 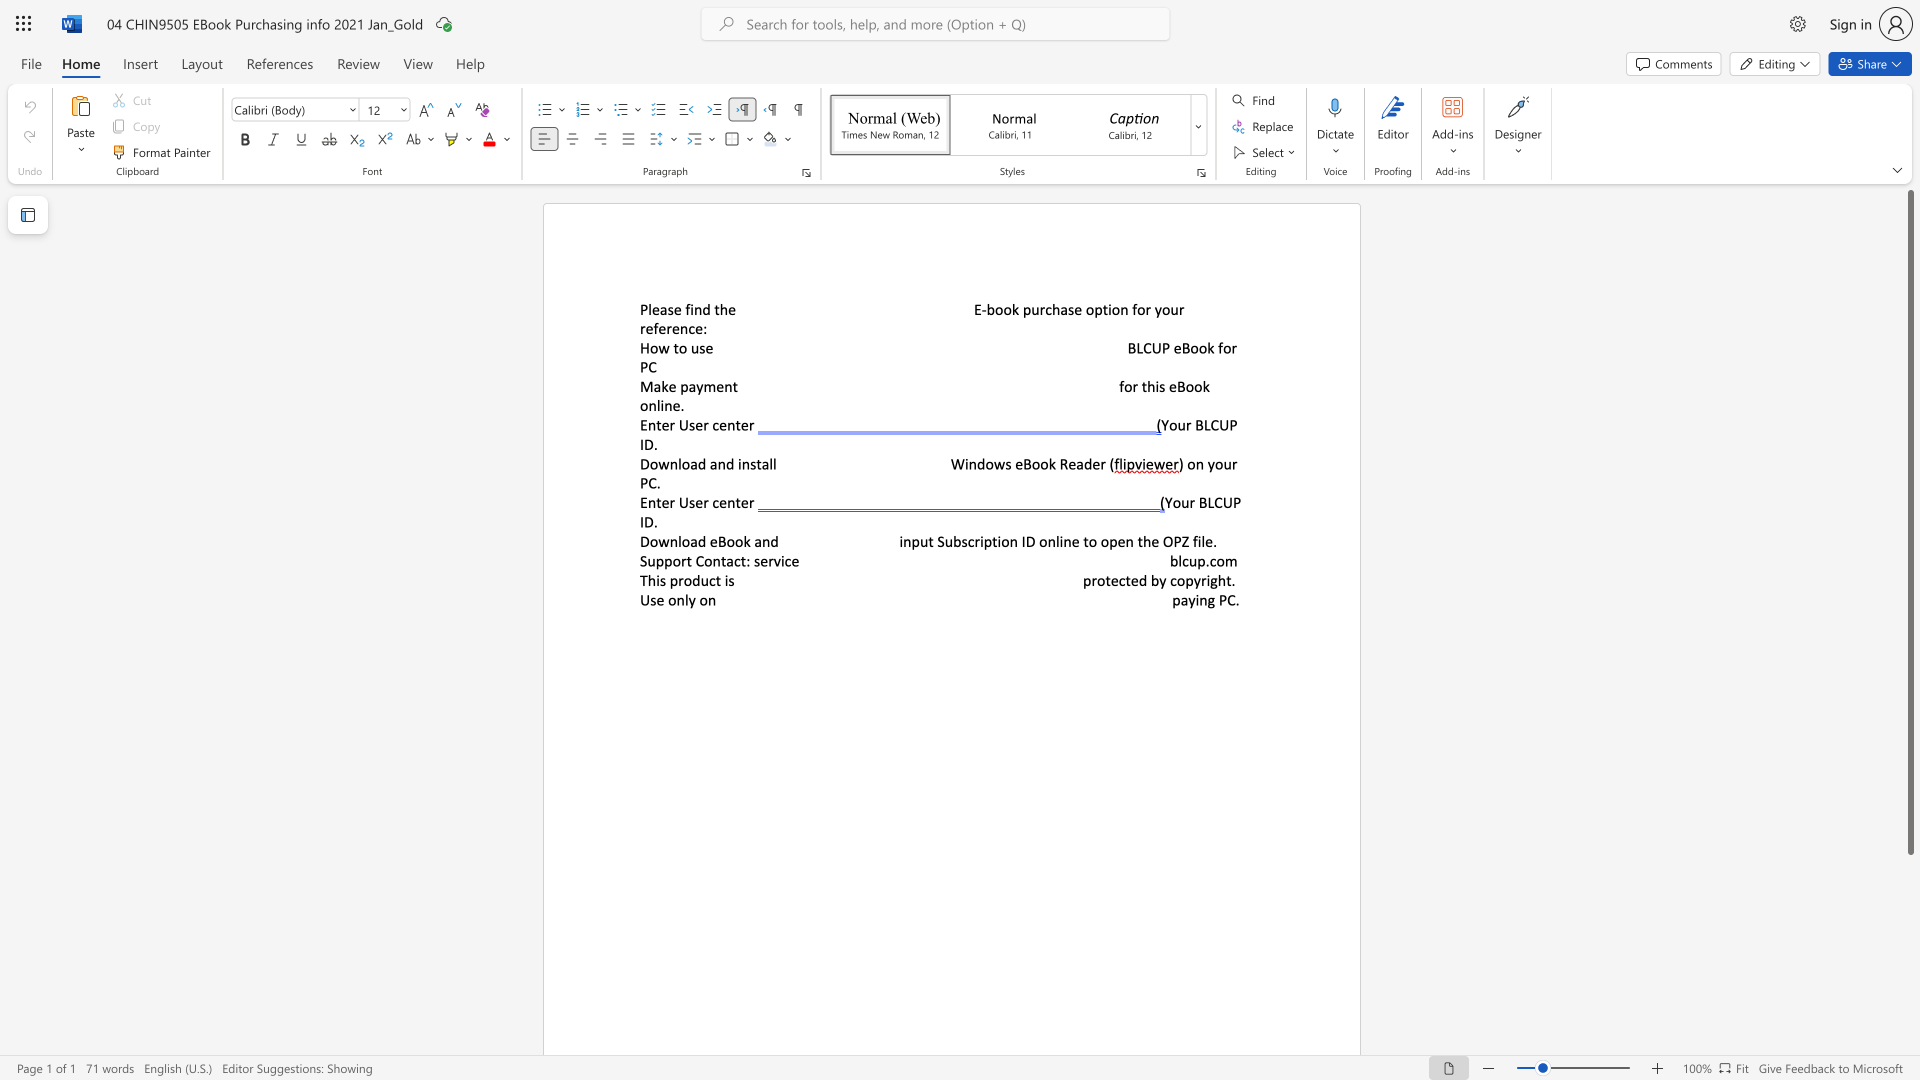 I want to click on the 1th character ":" in the text, so click(x=747, y=561).